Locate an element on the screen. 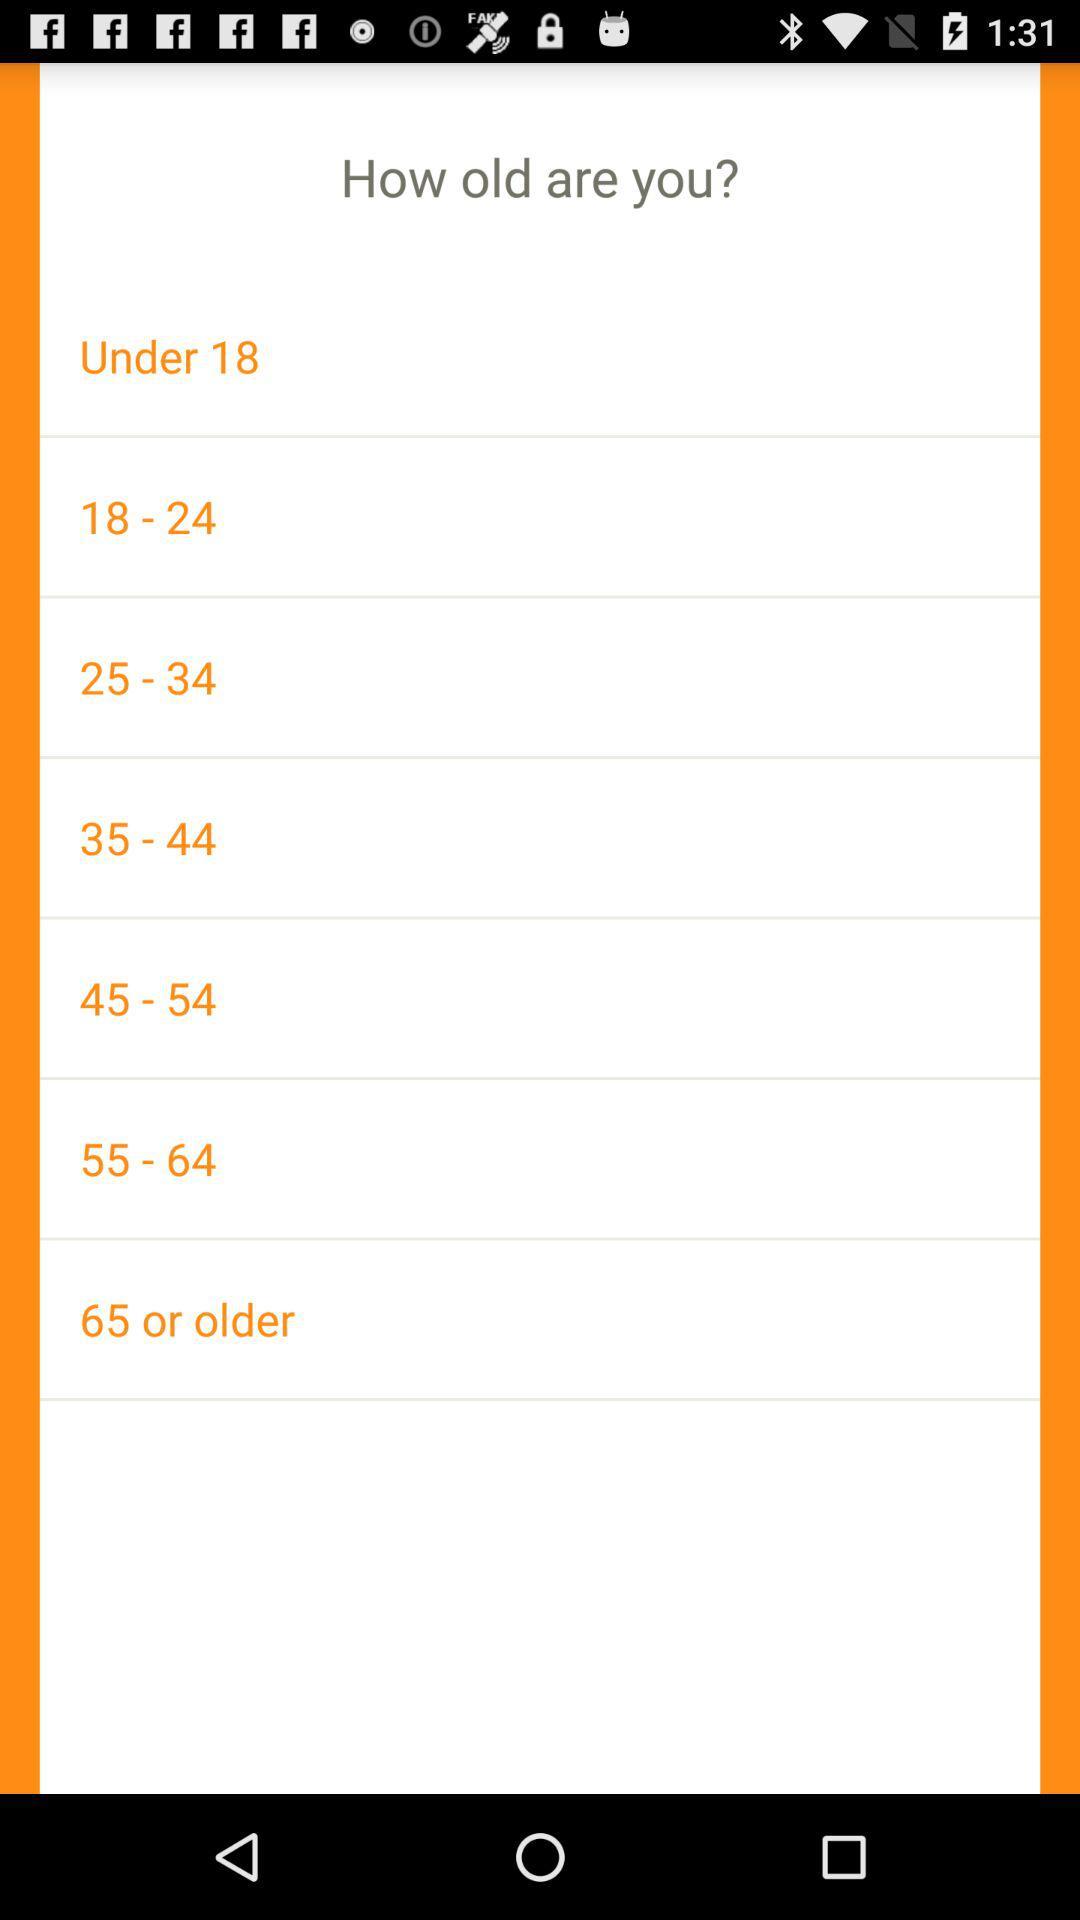  the 25 - 34 item is located at coordinates (540, 677).